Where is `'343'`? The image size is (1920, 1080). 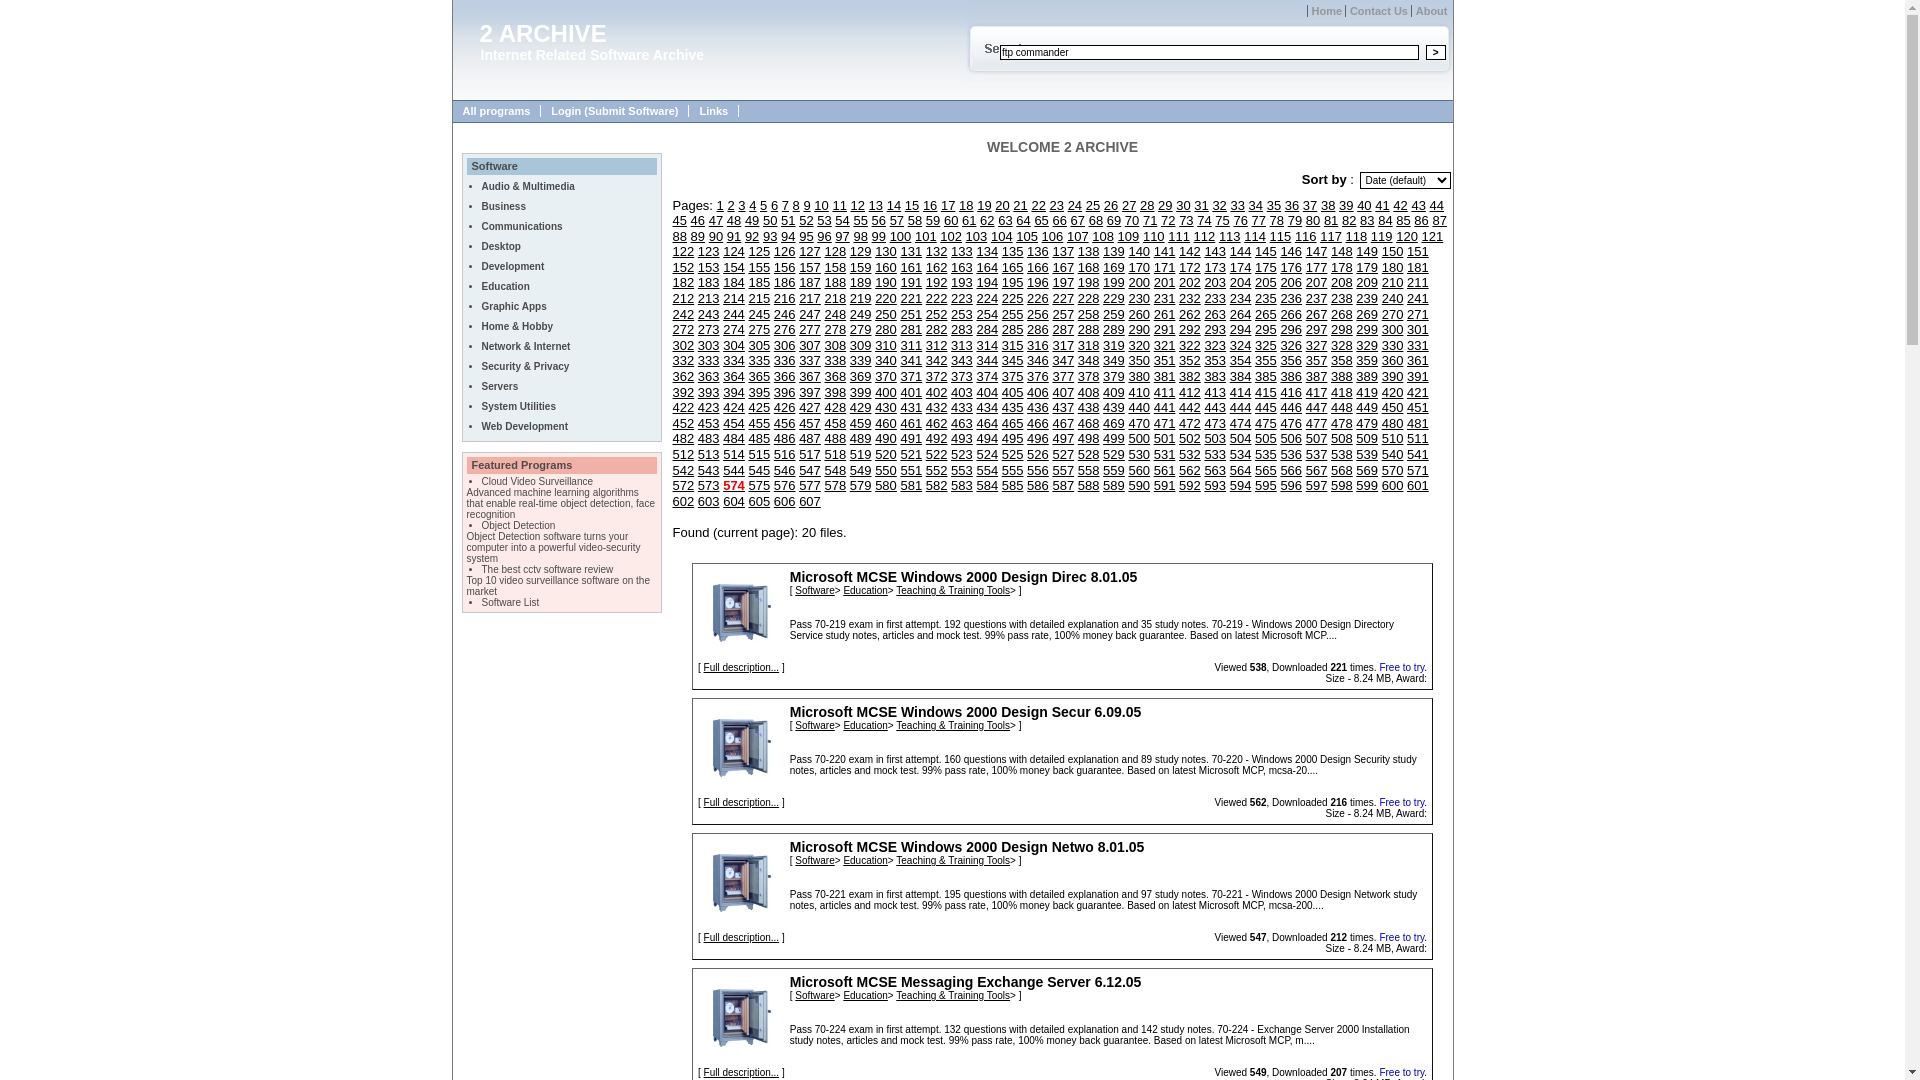 '343' is located at coordinates (961, 360).